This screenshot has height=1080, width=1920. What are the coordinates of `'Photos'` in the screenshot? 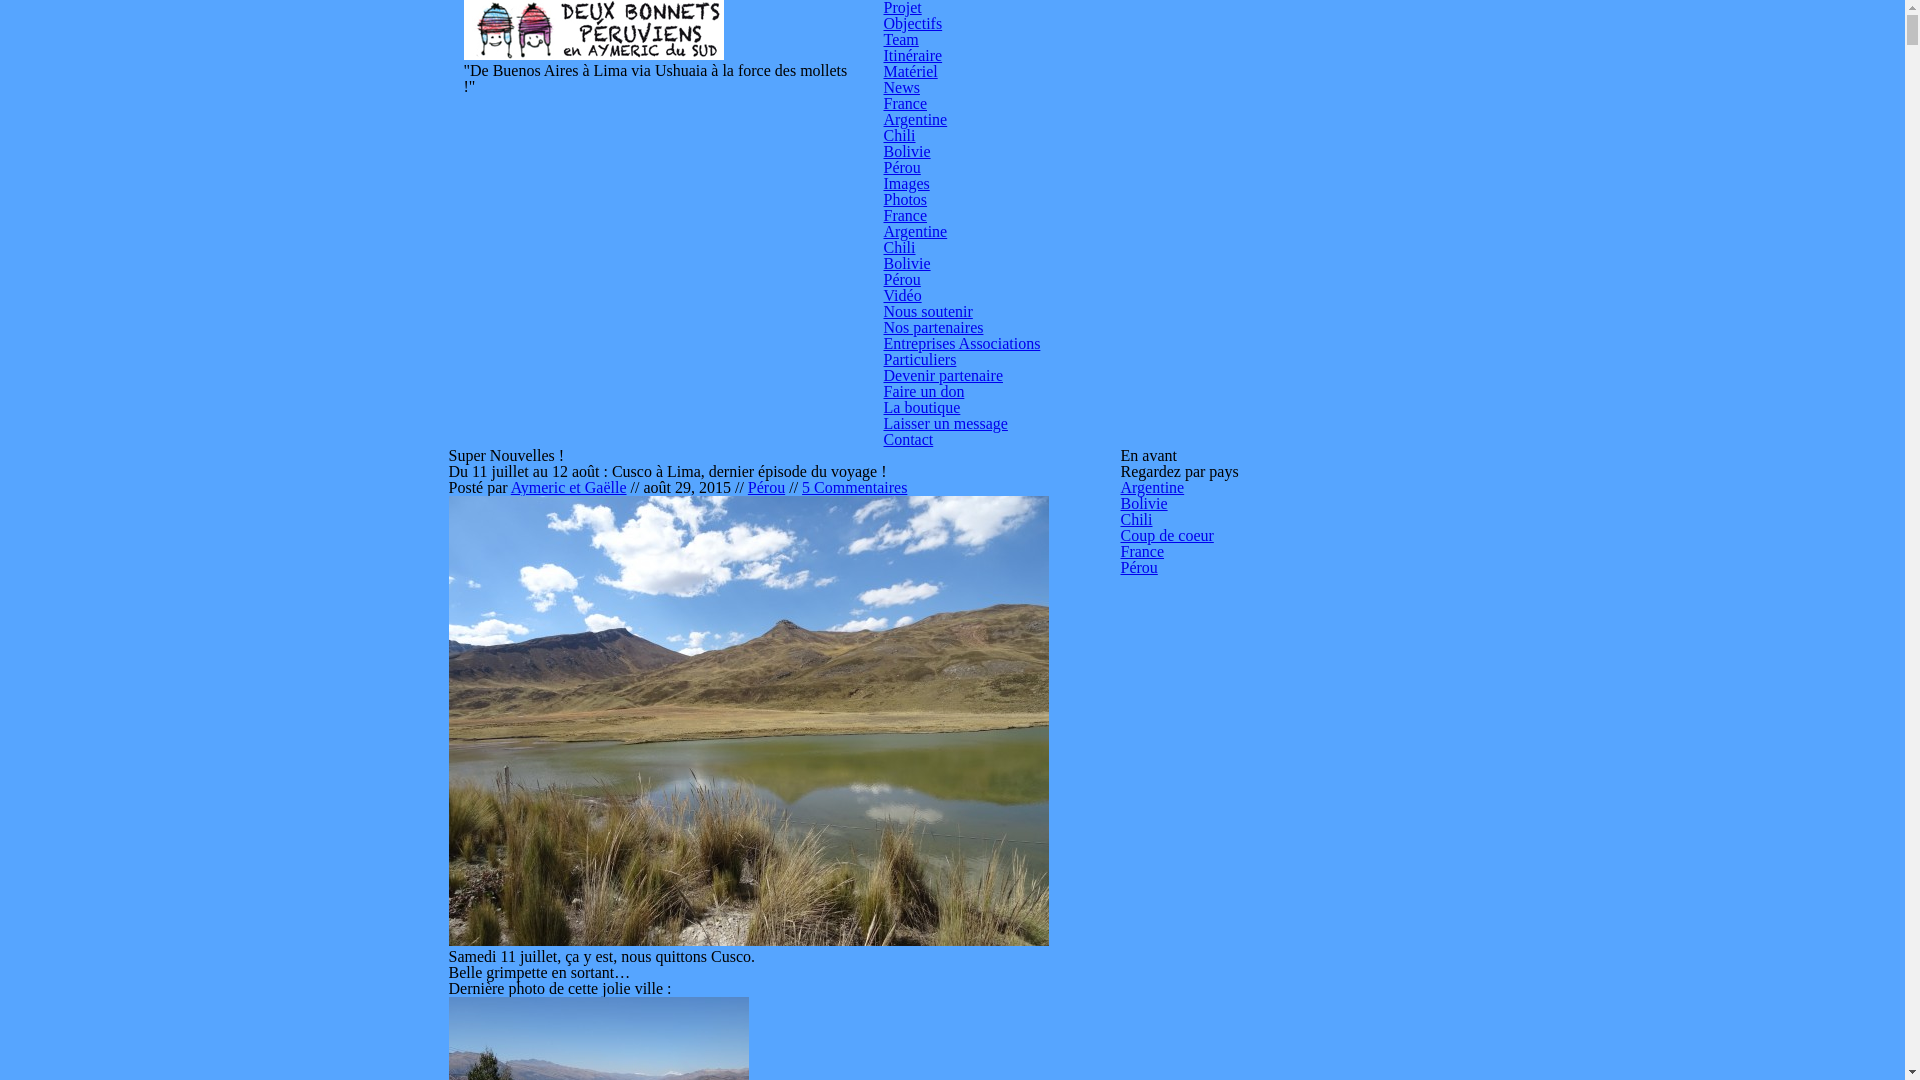 It's located at (905, 199).